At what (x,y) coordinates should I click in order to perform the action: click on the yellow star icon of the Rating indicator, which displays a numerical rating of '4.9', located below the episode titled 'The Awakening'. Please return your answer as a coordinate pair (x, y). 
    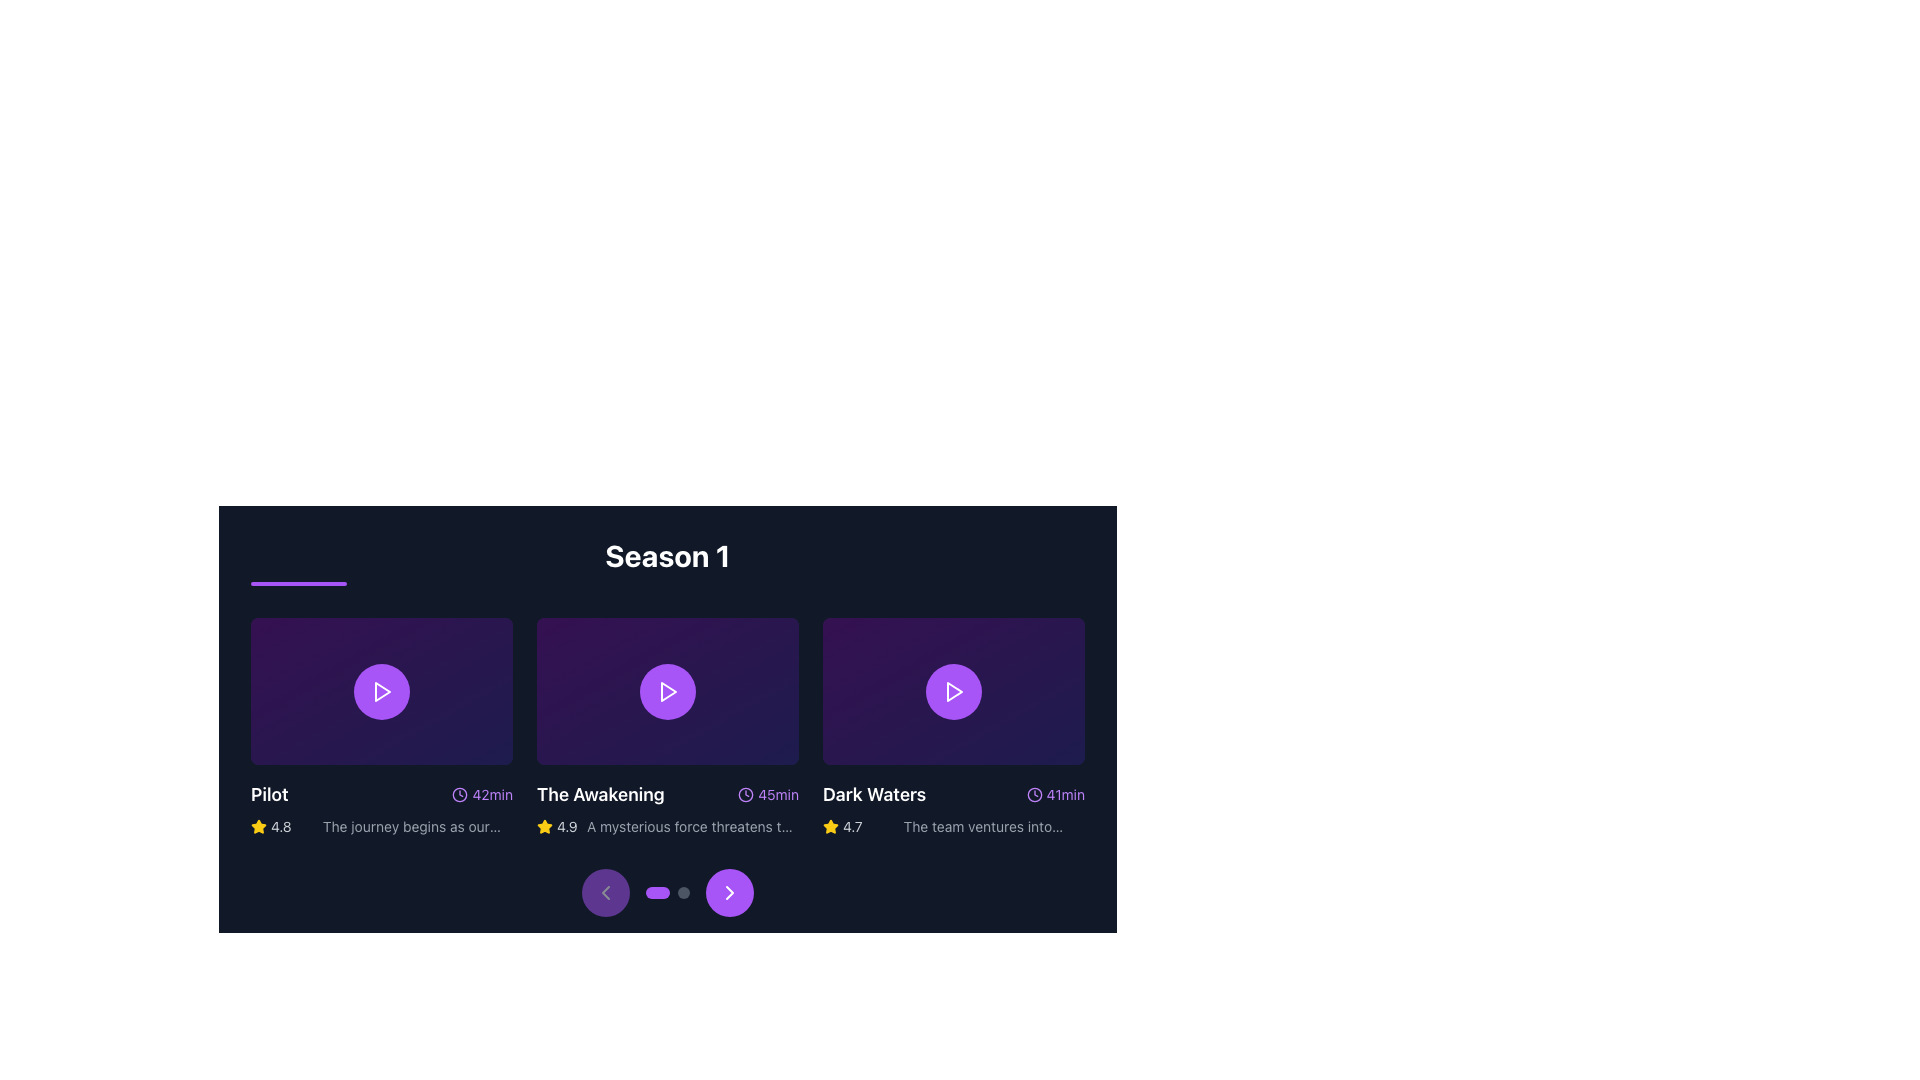
    Looking at the image, I should click on (557, 827).